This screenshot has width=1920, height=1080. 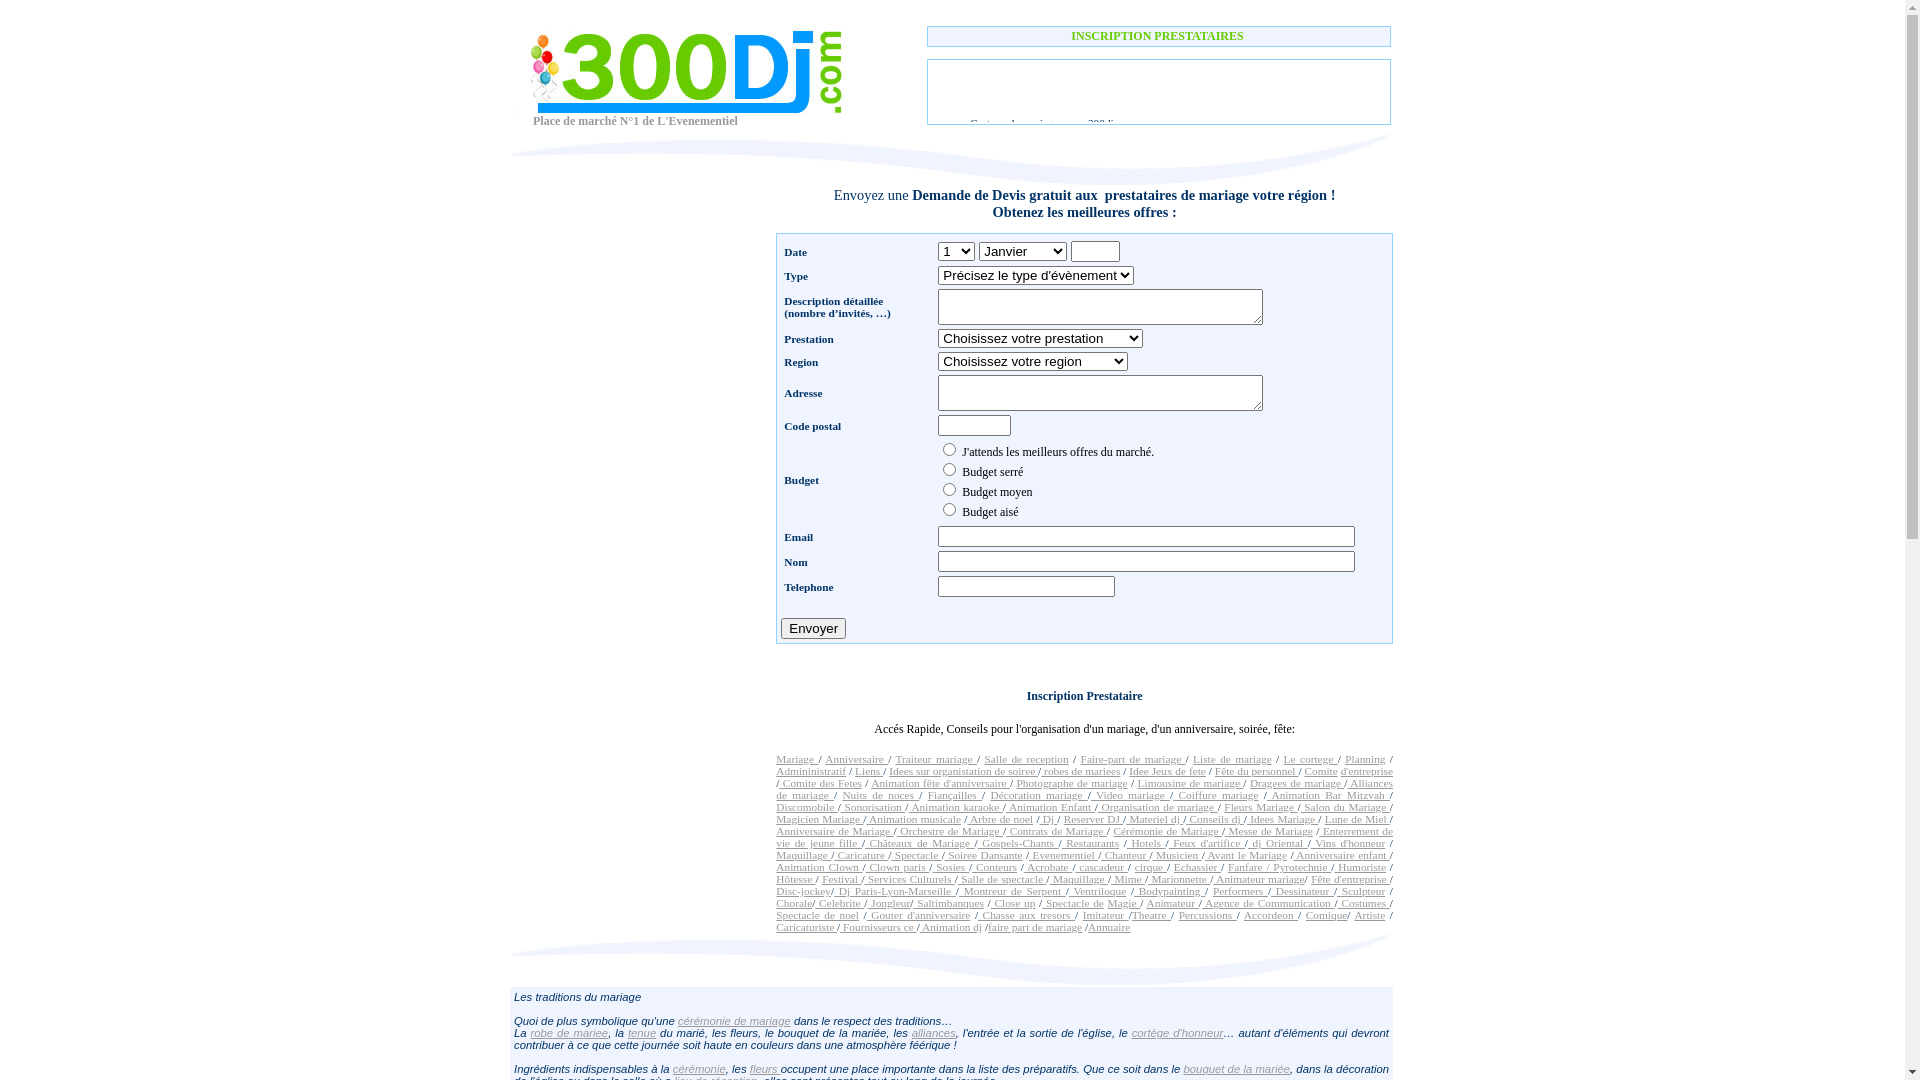 I want to click on 'Limousine de mariage', so click(x=1190, y=782).